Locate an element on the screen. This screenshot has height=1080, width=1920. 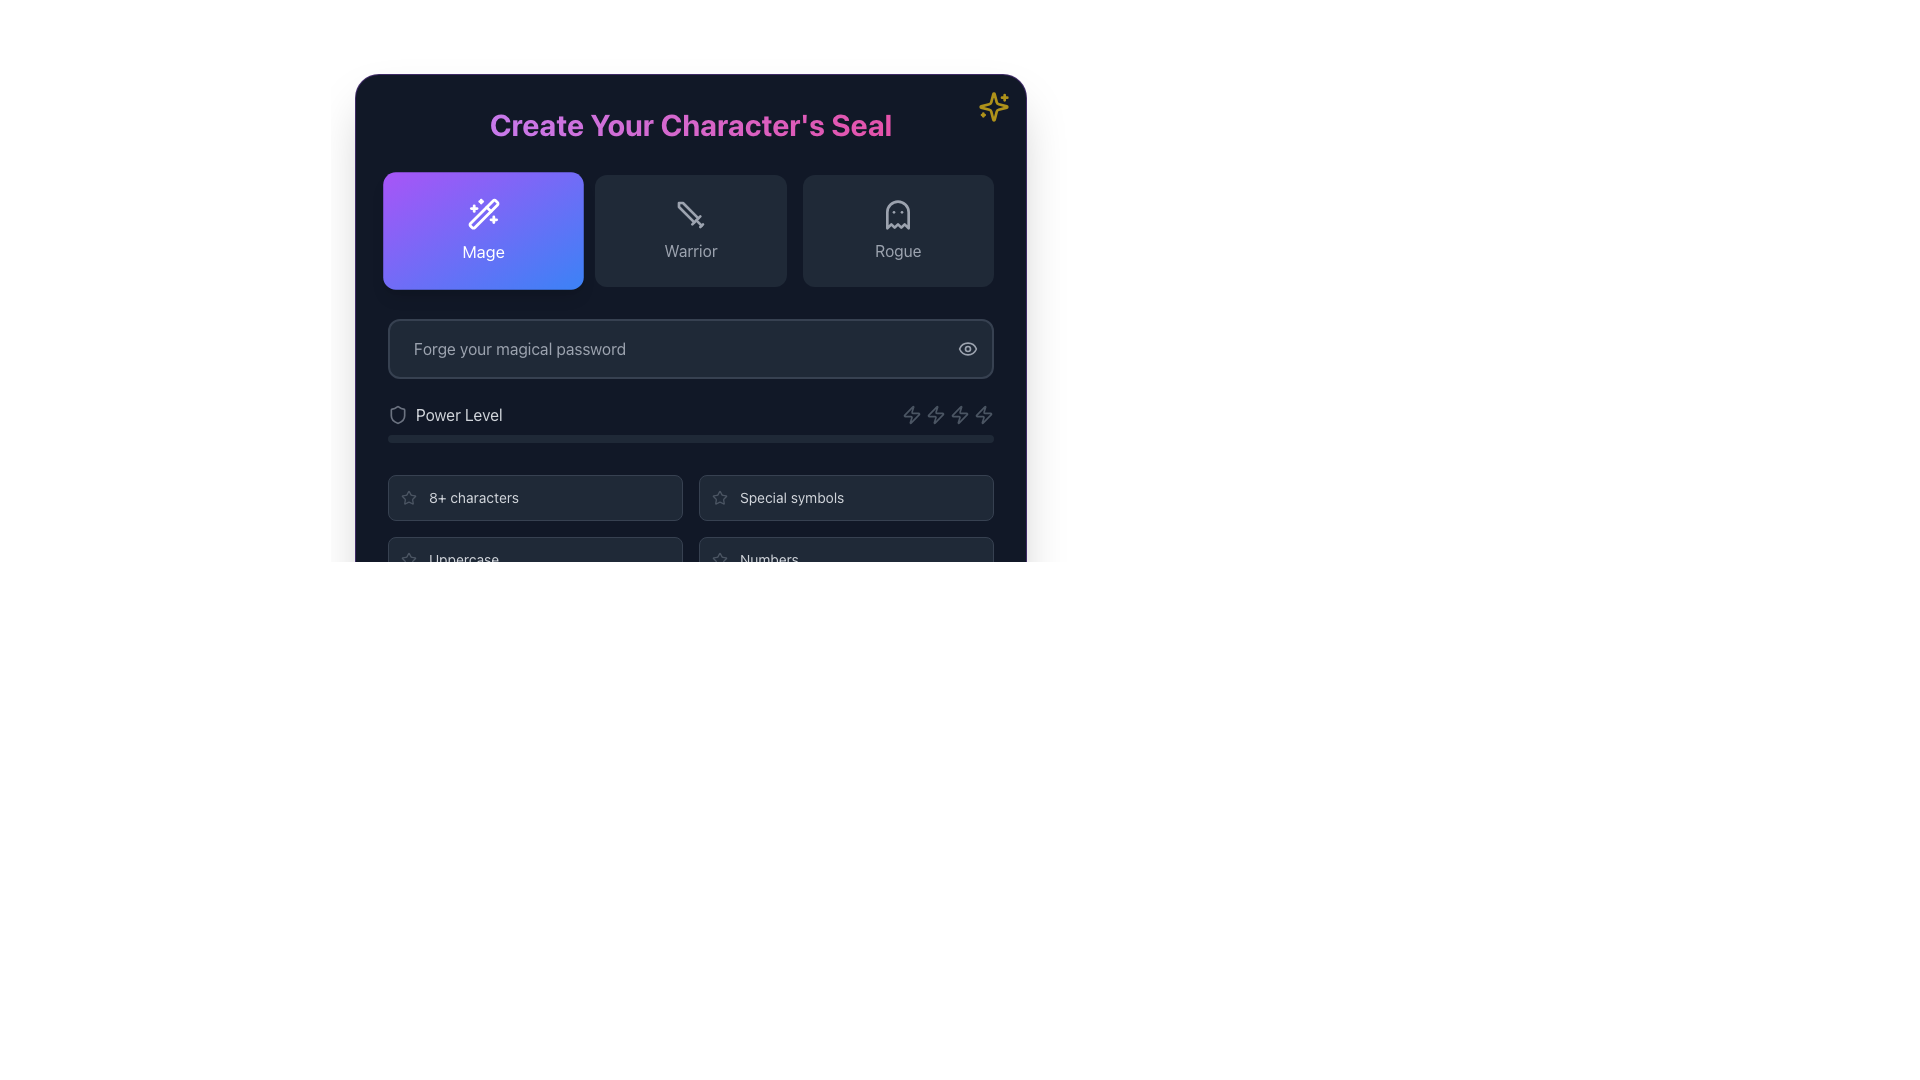
the 'Mage' button is located at coordinates (483, 230).